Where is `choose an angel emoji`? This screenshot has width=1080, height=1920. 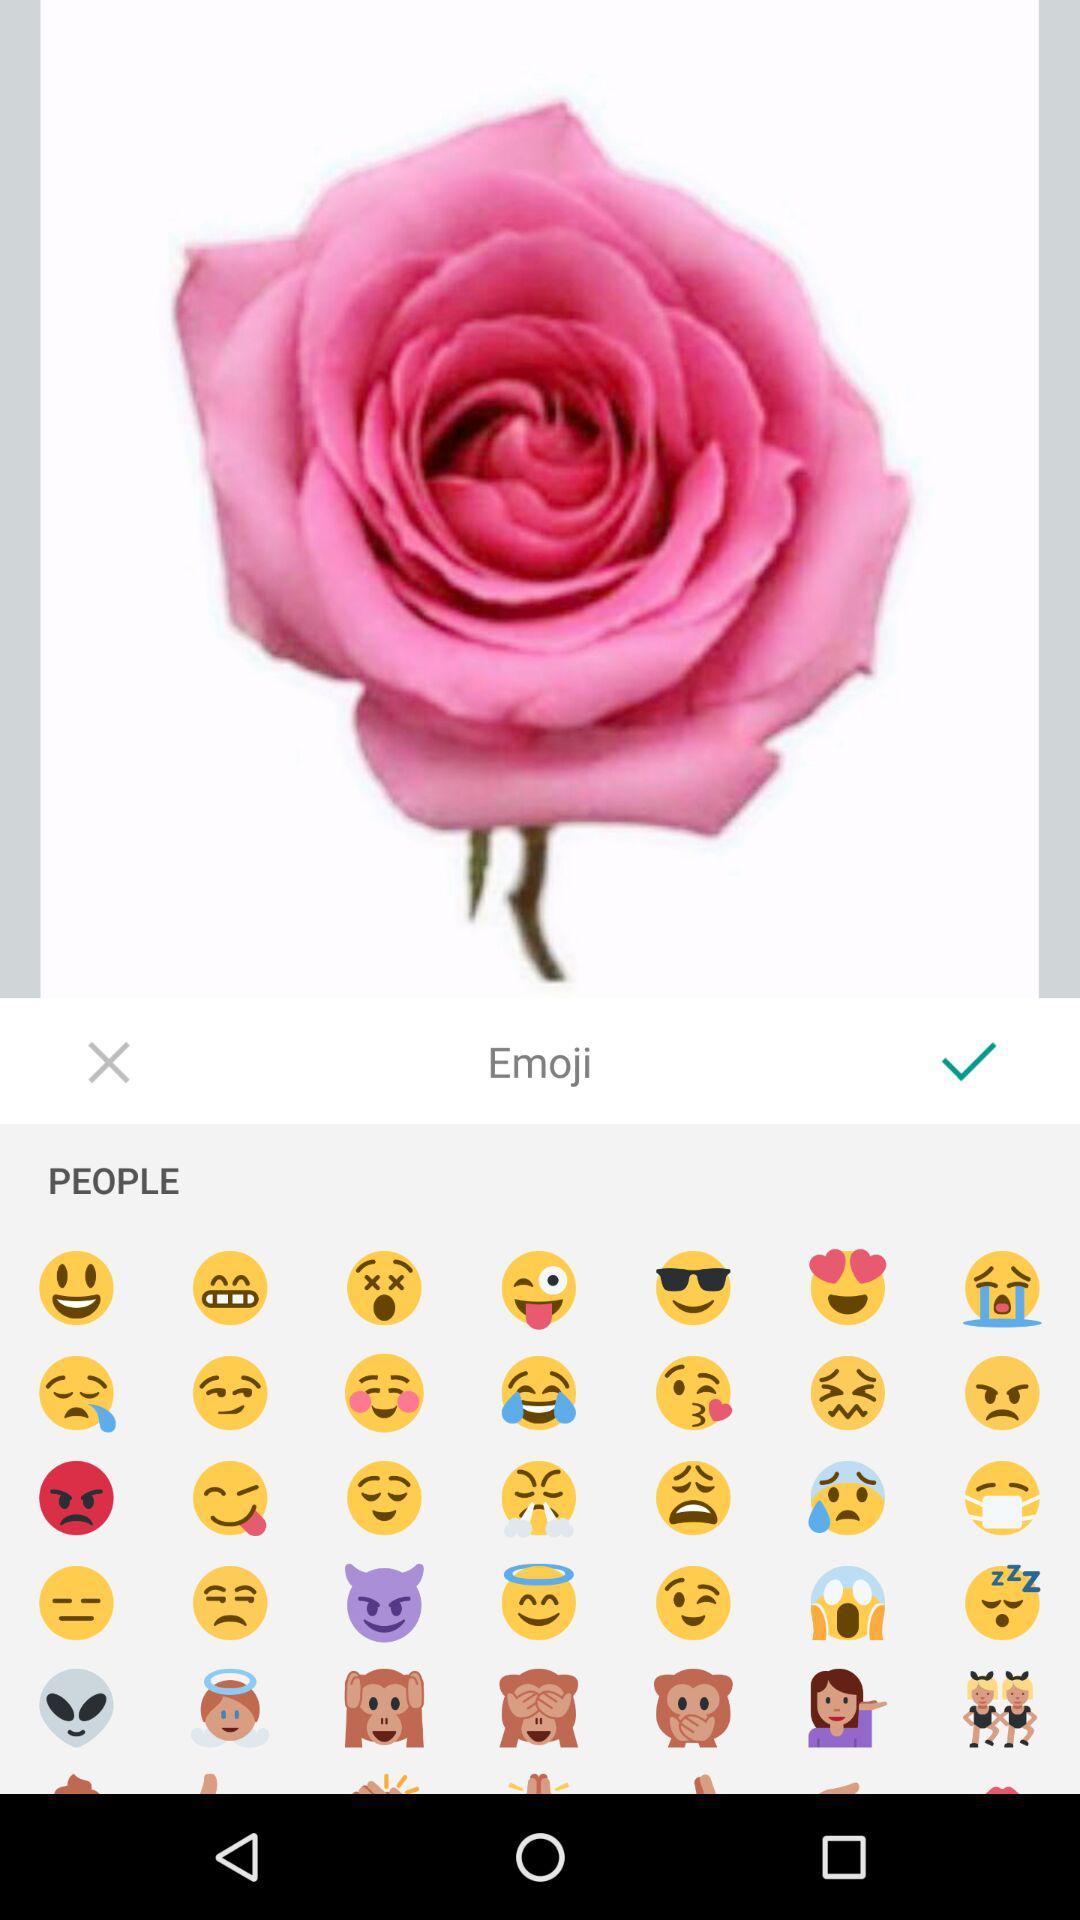
choose an angel emoji is located at coordinates (229, 1707).